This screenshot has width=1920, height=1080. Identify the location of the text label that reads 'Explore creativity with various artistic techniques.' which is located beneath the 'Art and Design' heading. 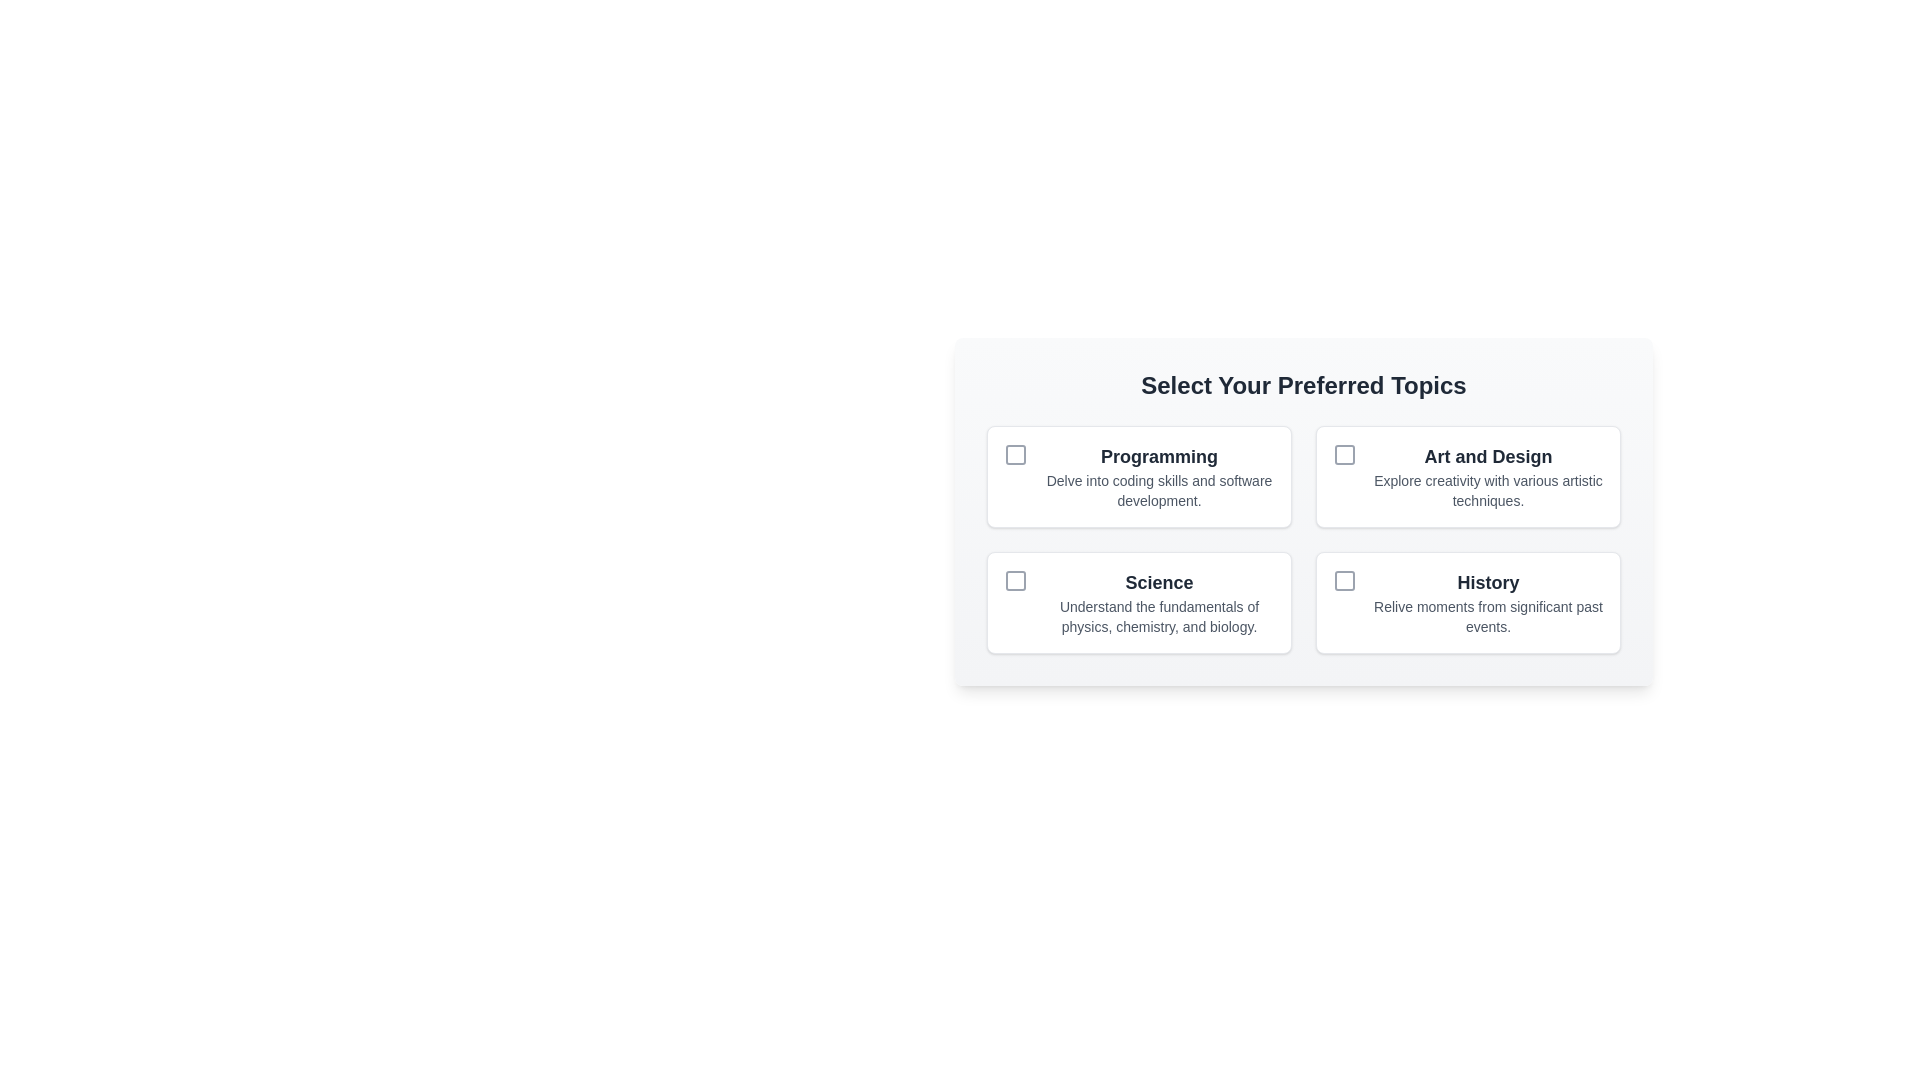
(1488, 490).